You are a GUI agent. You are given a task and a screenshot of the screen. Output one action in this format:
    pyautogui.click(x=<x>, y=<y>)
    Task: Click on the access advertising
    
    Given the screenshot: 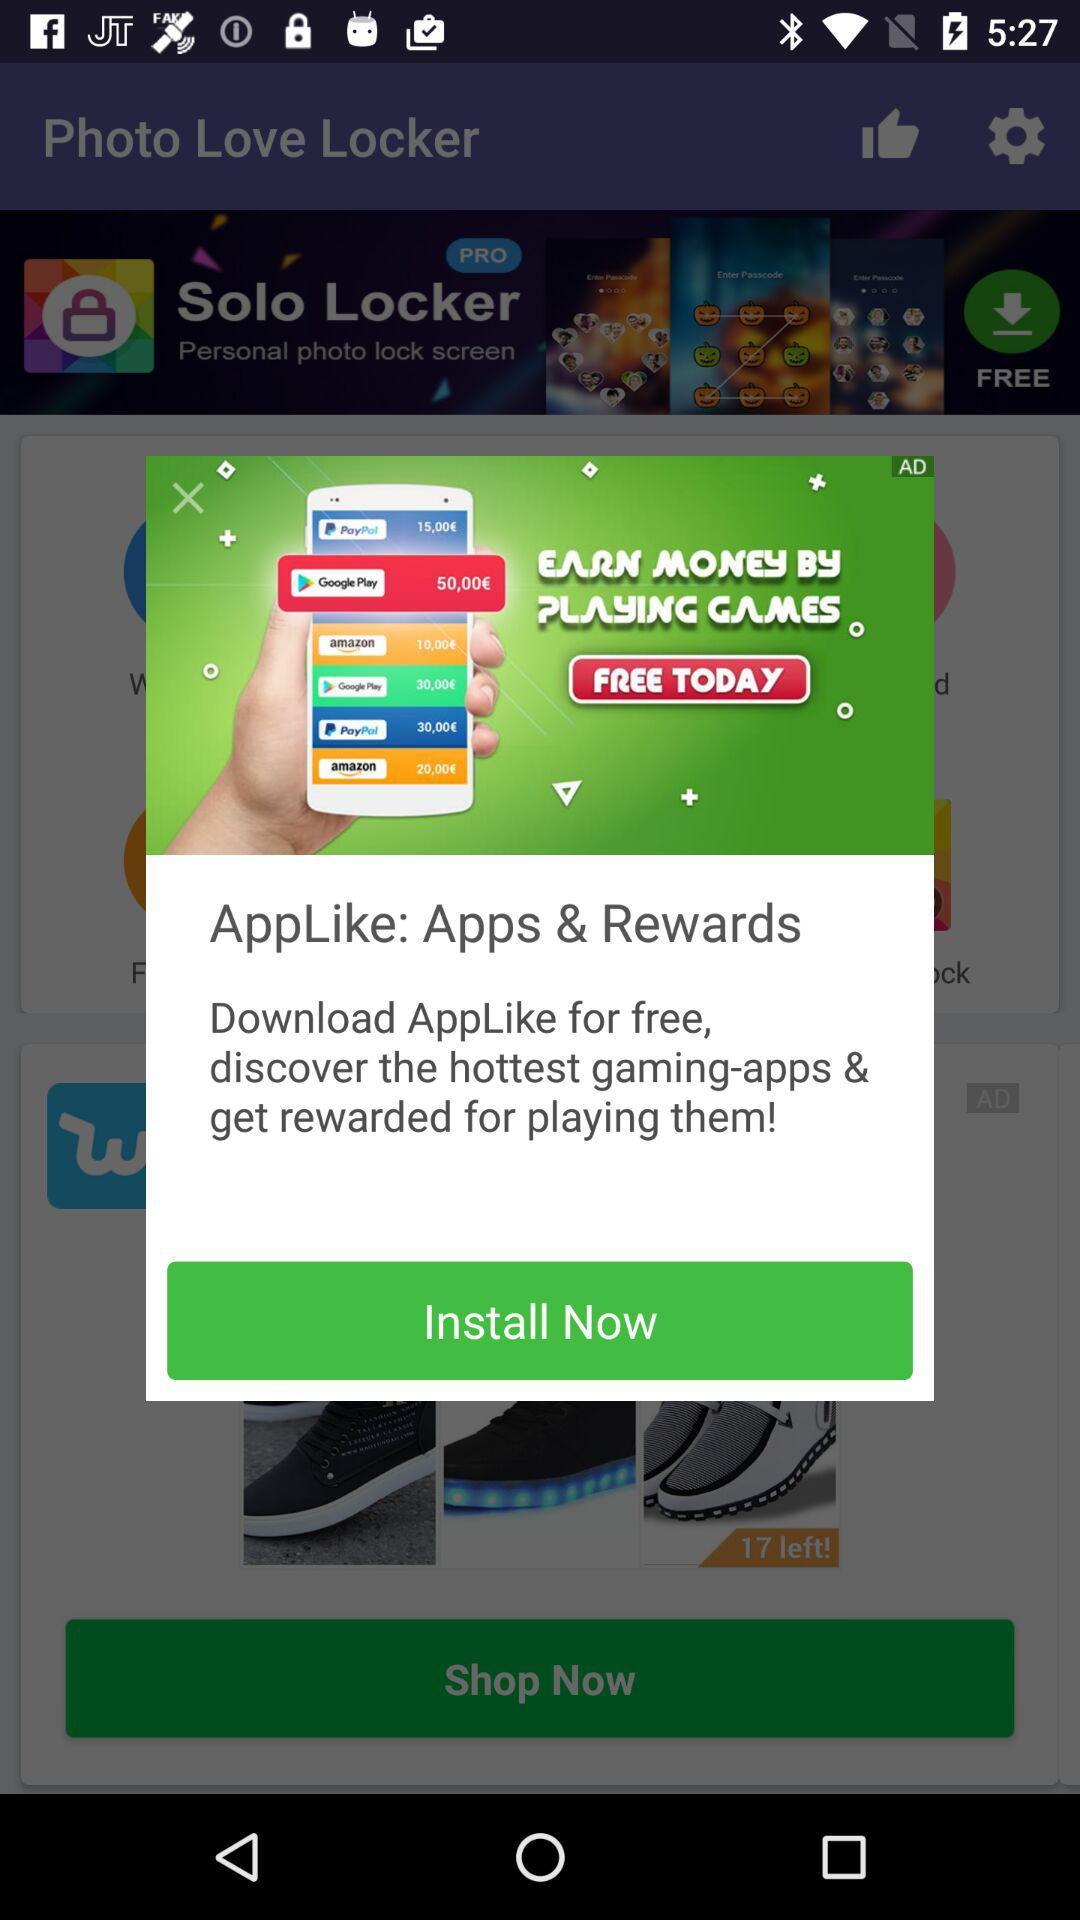 What is the action you would take?
    pyautogui.click(x=540, y=655)
    